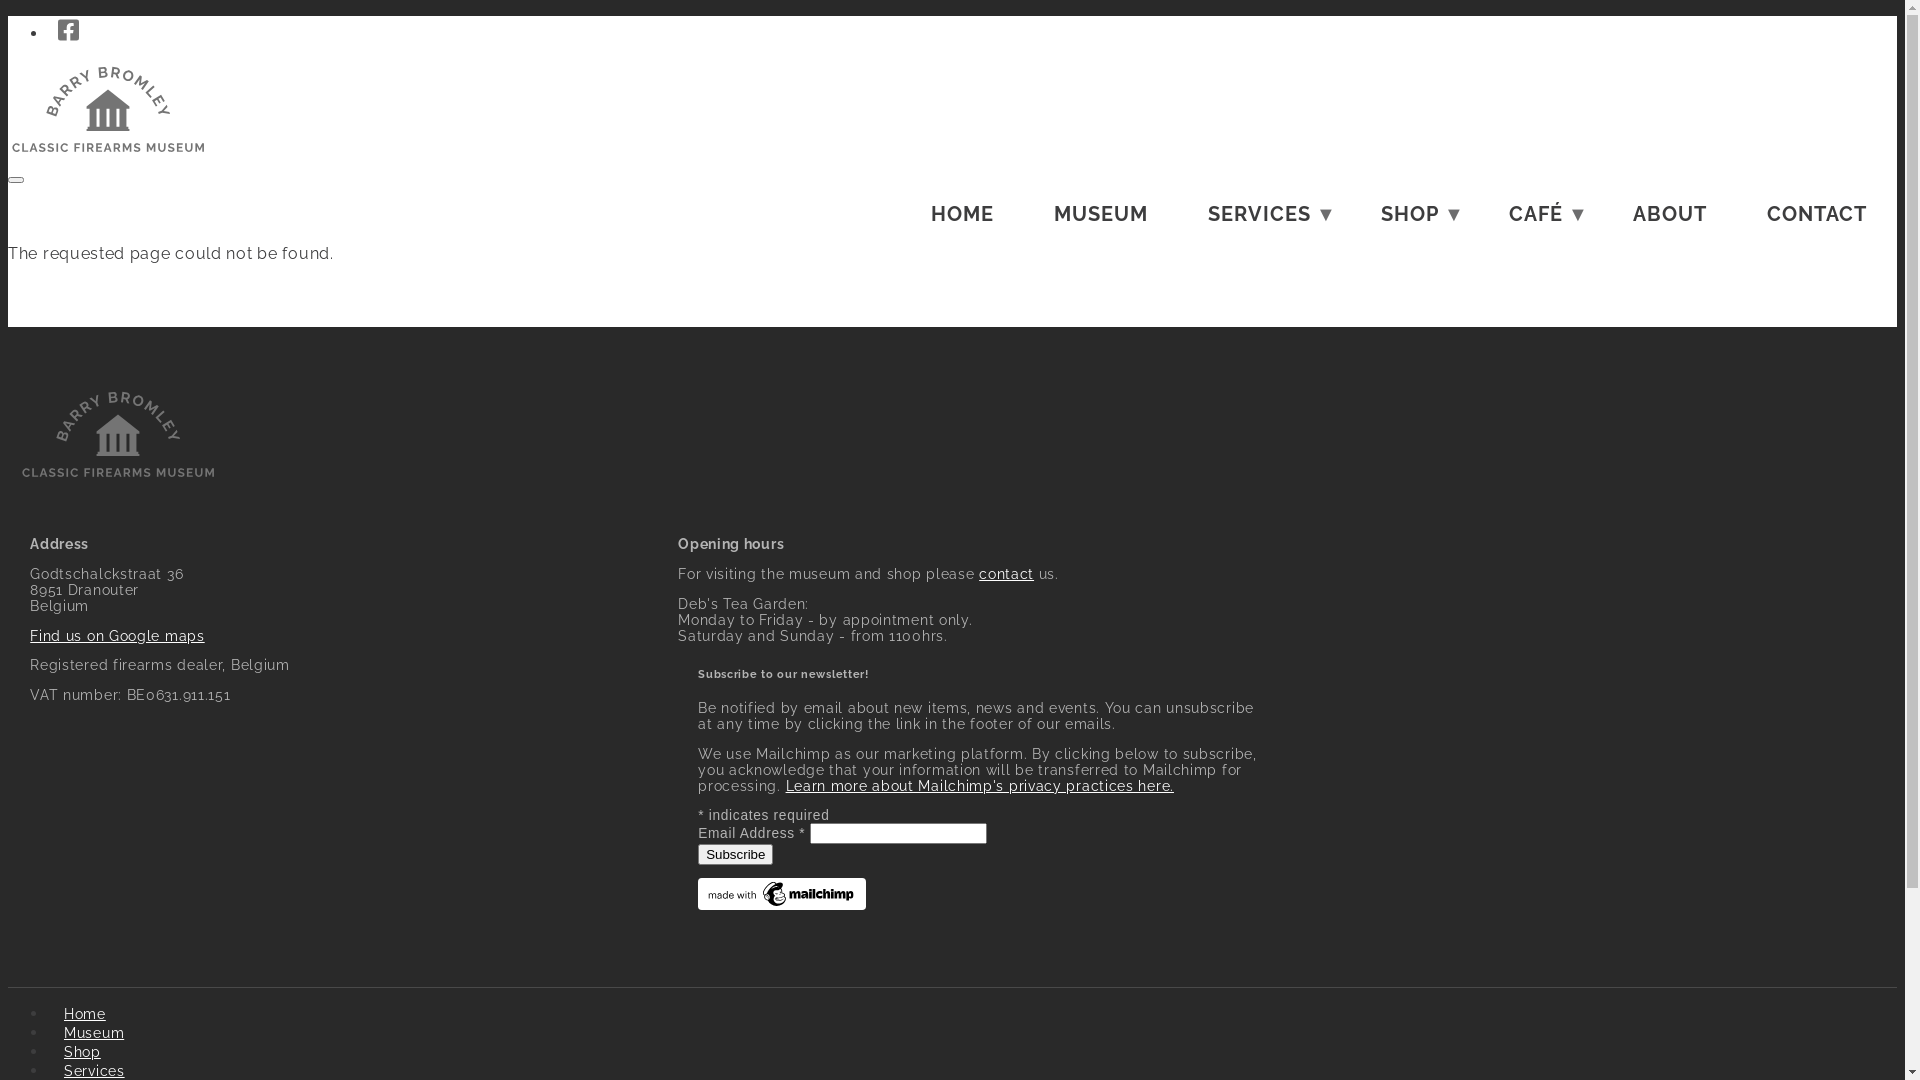 The width and height of the screenshot is (1920, 1080). I want to click on 'Home', so click(84, 1014).